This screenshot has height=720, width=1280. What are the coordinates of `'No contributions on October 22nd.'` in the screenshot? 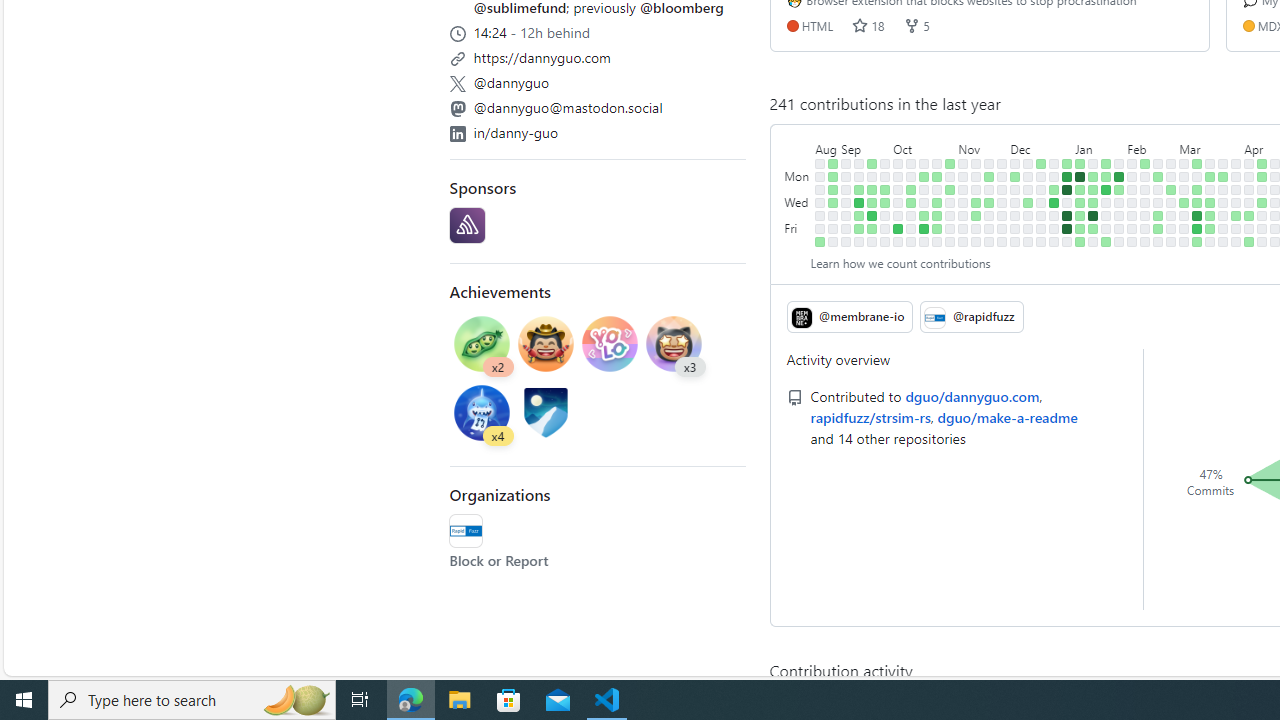 It's located at (936, 162).